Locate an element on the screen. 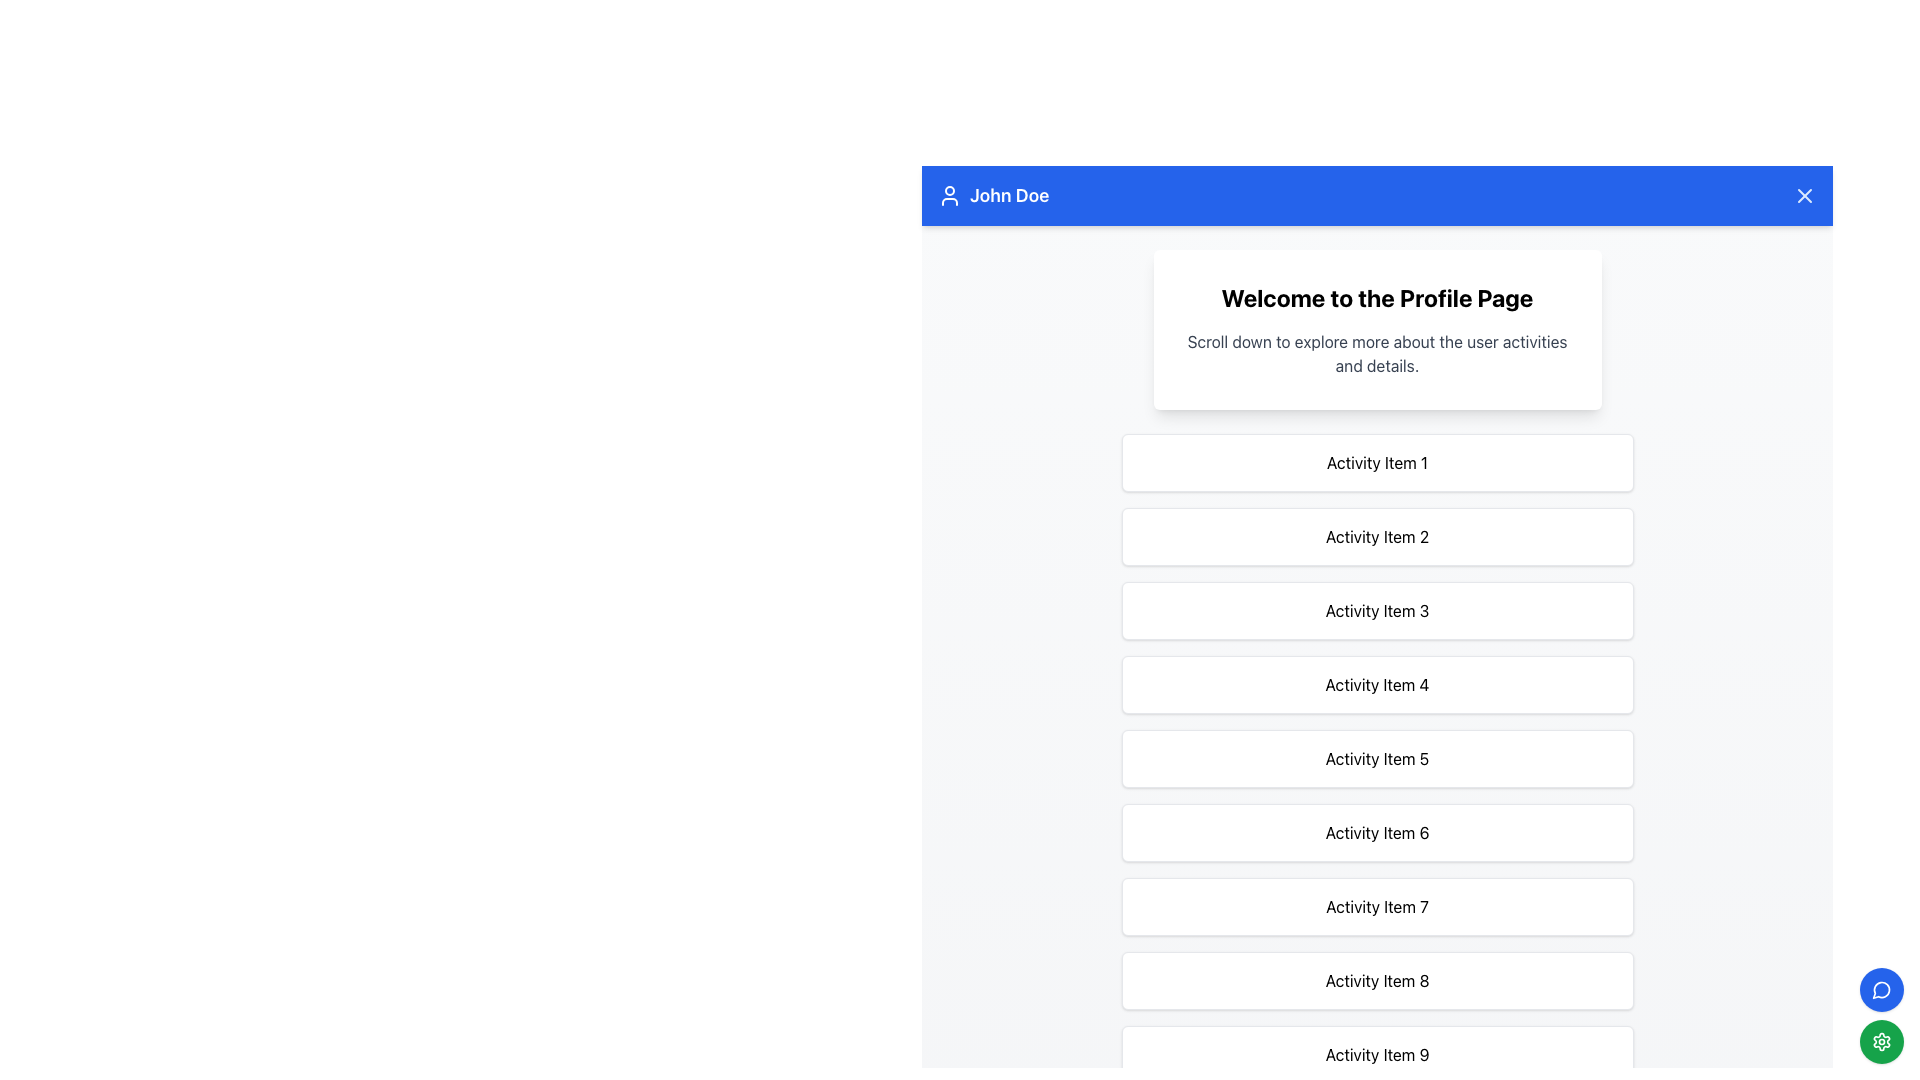 This screenshot has height=1080, width=1920. the graphic icon located in the bottom right corner above the green gear icon is located at coordinates (1880, 990).